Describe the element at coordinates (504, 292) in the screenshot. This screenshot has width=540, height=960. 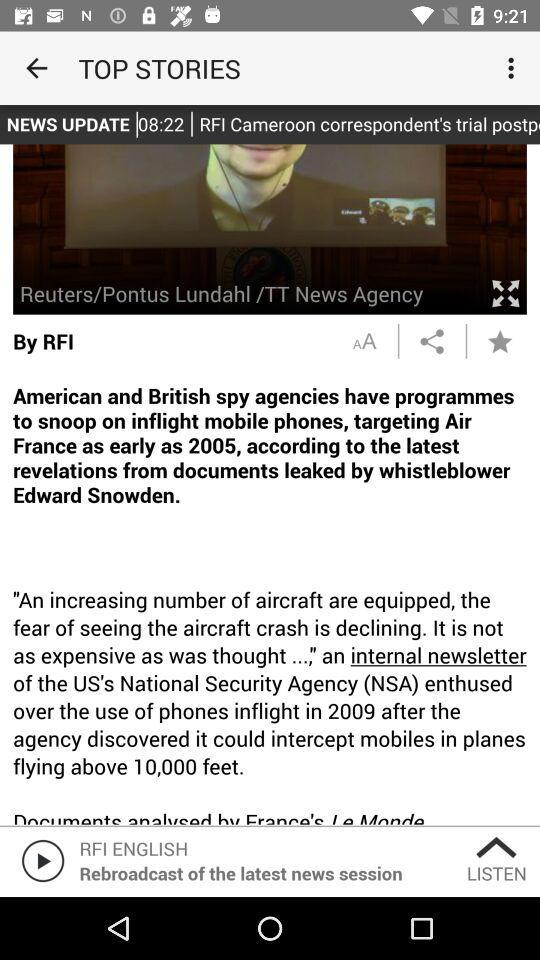
I see `the fullscreen icon` at that location.